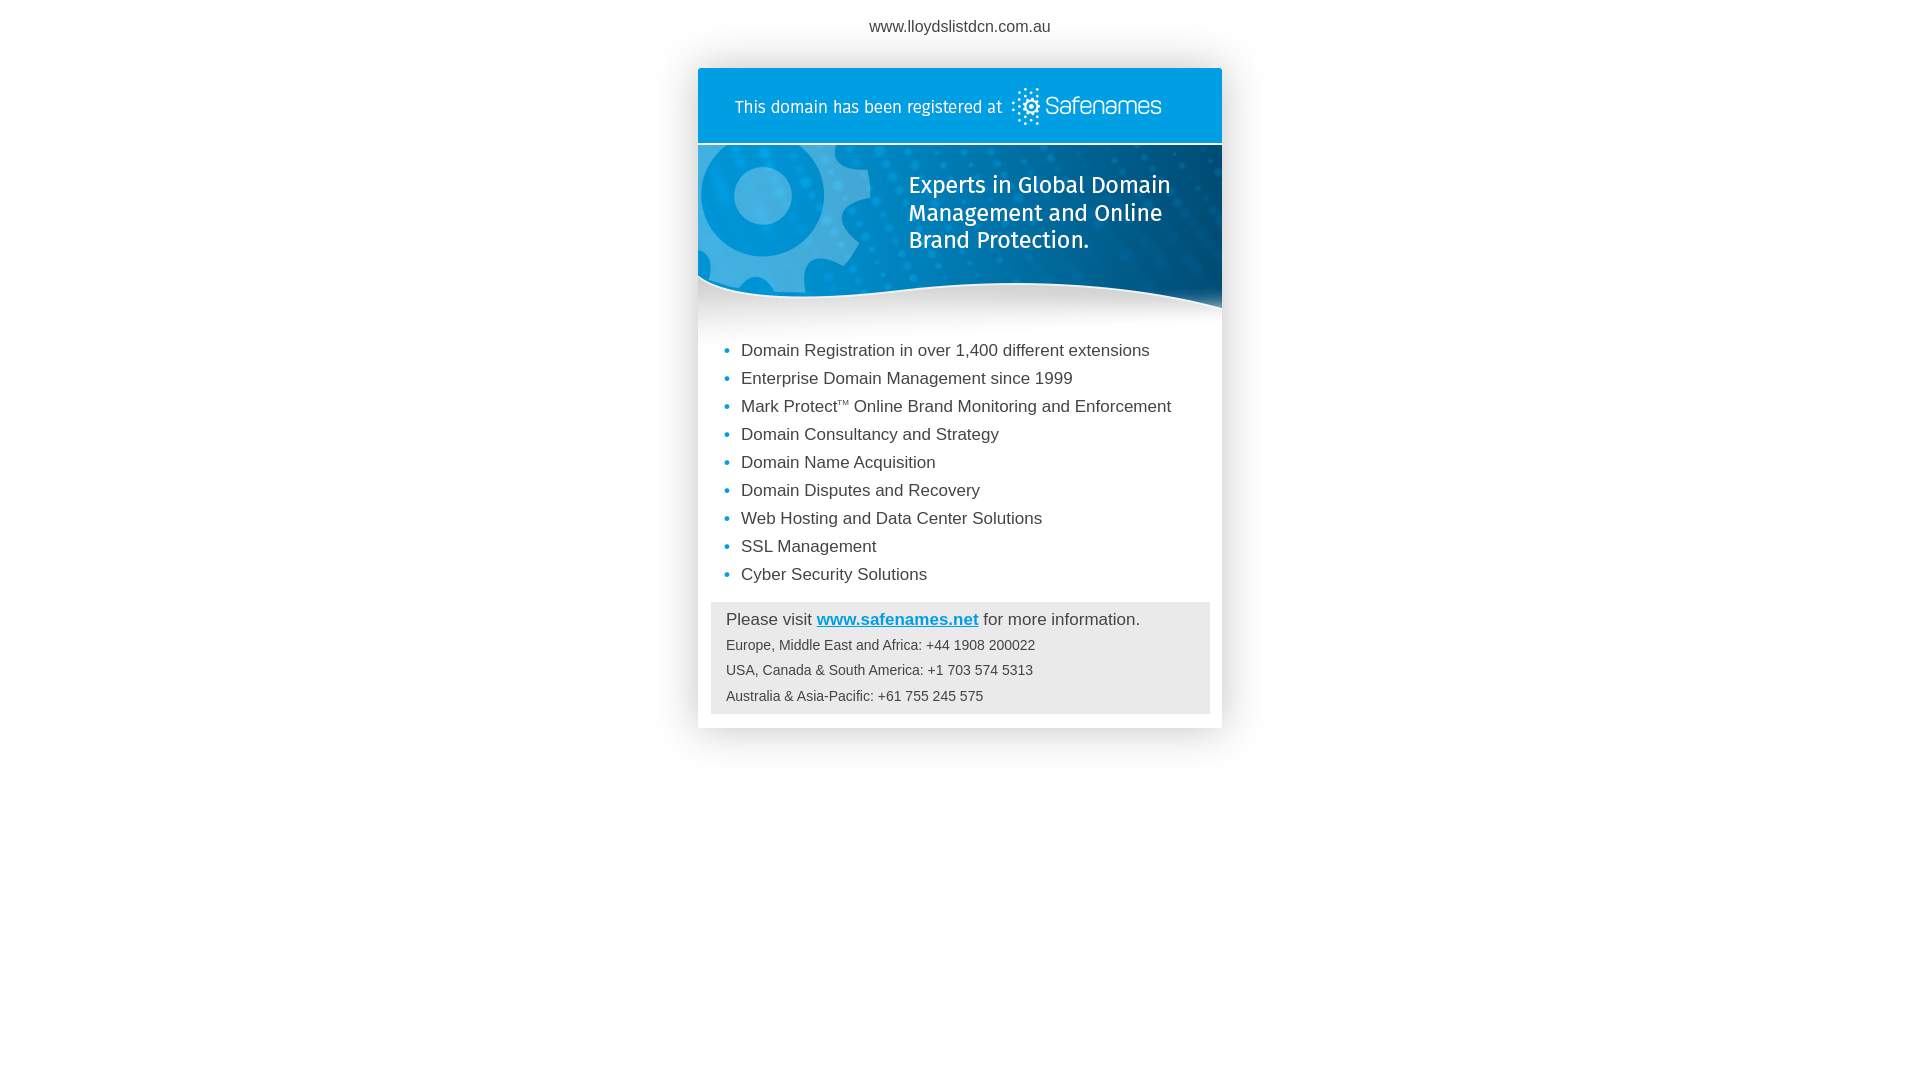  Describe the element at coordinates (896, 618) in the screenshot. I see `'www.safenames.net'` at that location.